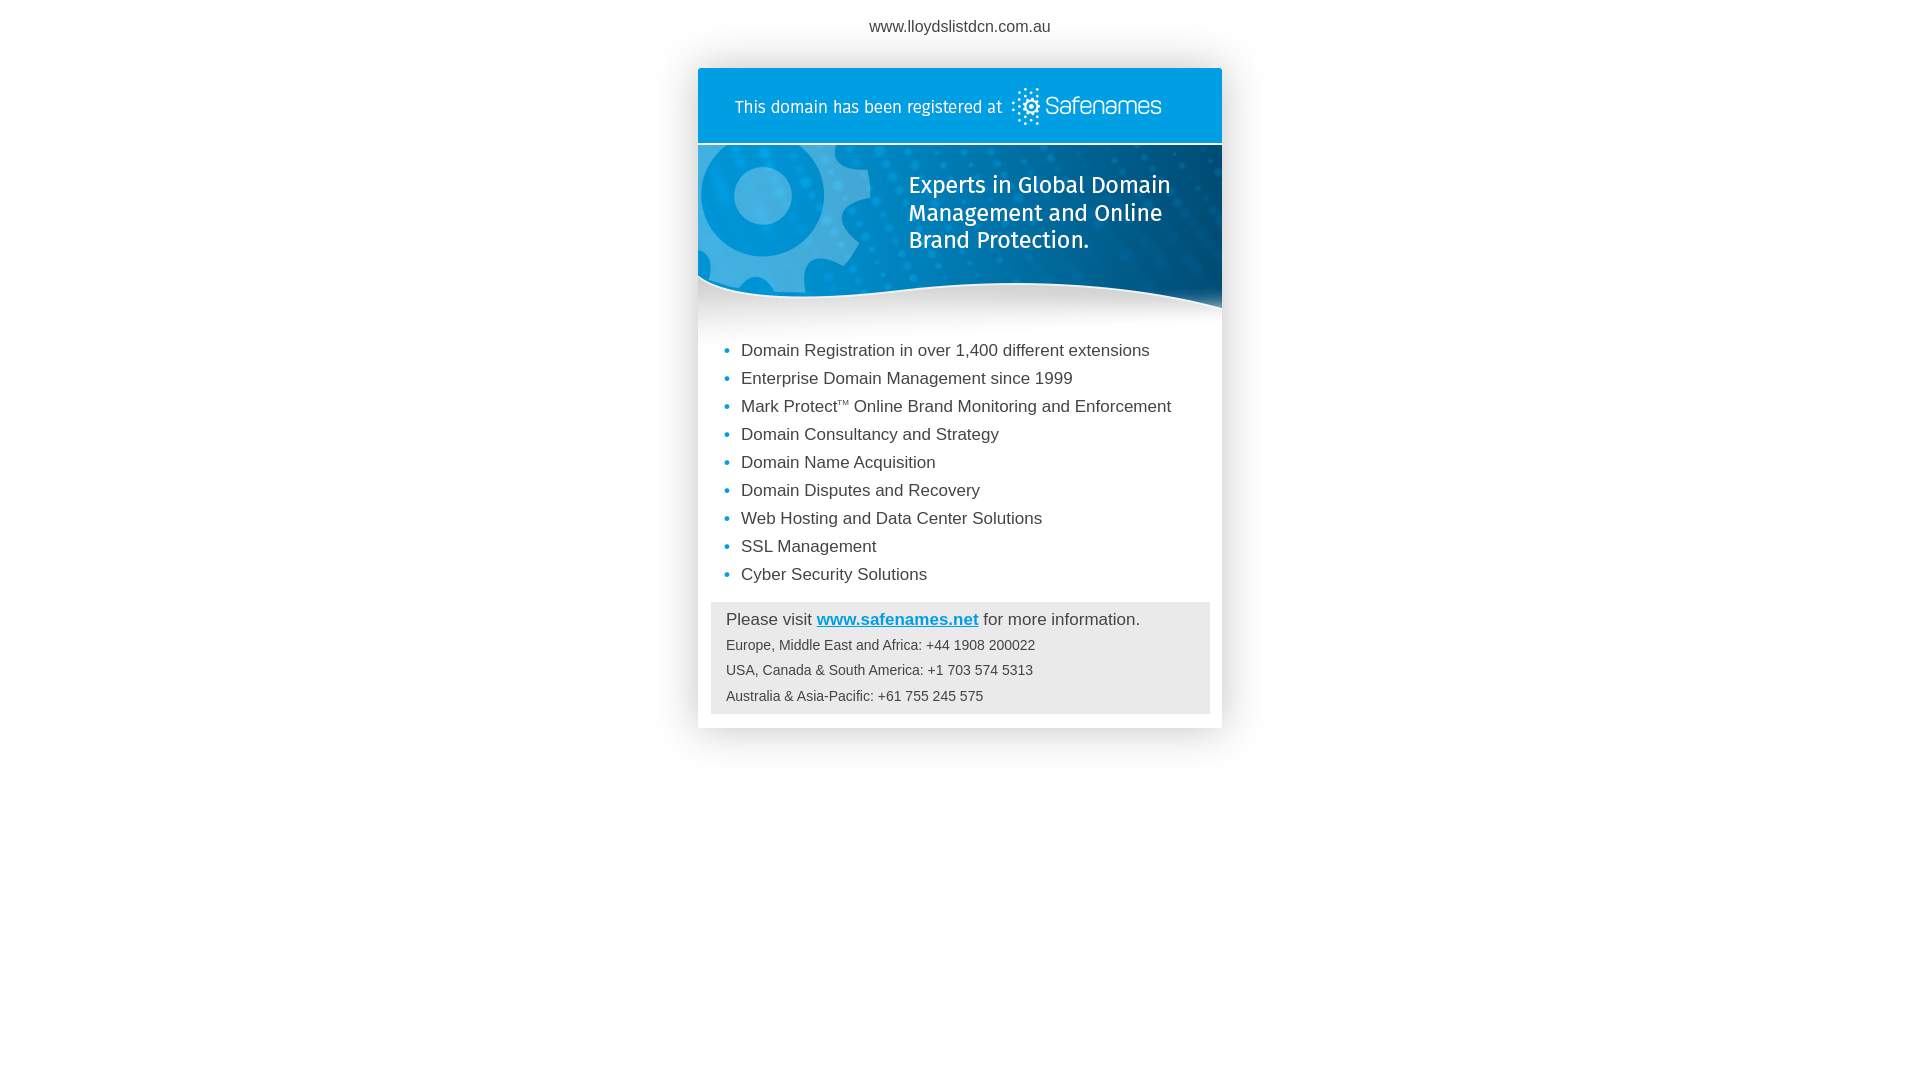  Describe the element at coordinates (896, 618) in the screenshot. I see `'www.safenames.net'` at that location.